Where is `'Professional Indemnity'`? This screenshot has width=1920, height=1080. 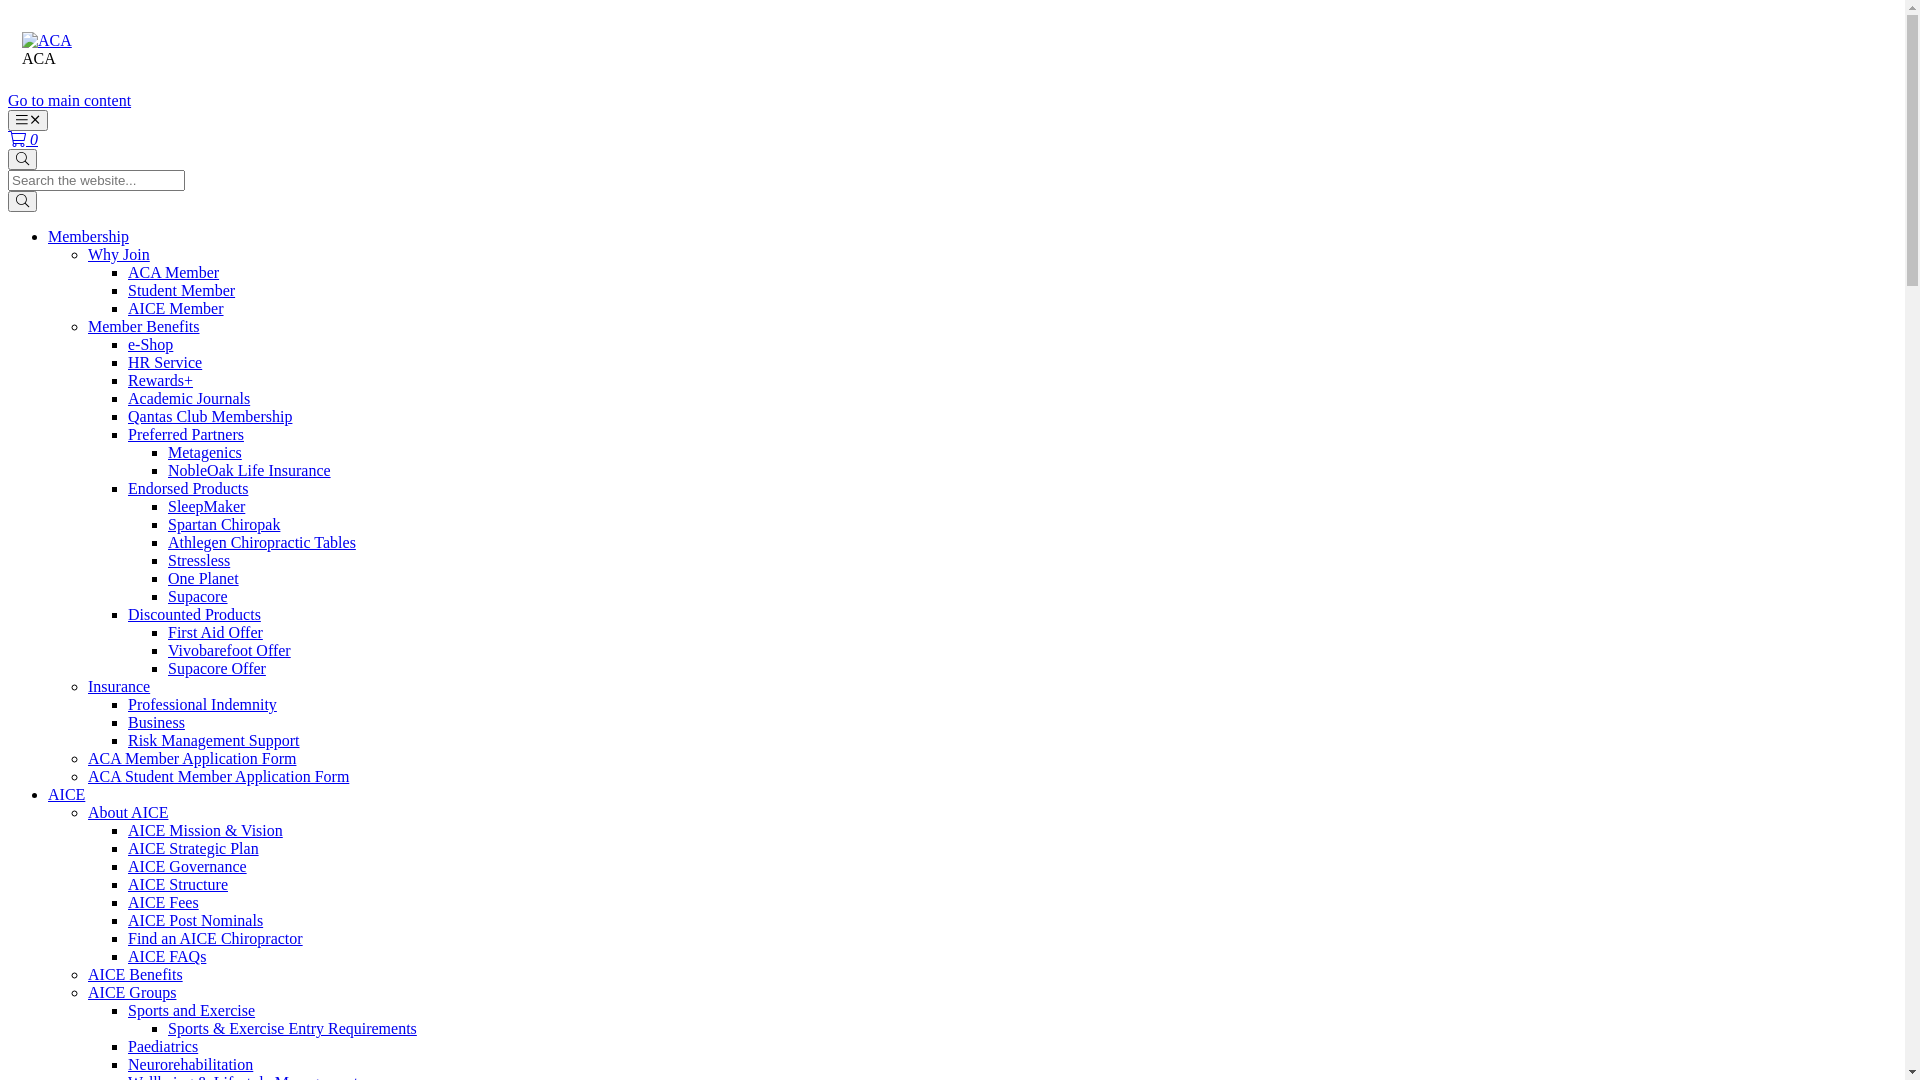
'Professional Indemnity' is located at coordinates (127, 703).